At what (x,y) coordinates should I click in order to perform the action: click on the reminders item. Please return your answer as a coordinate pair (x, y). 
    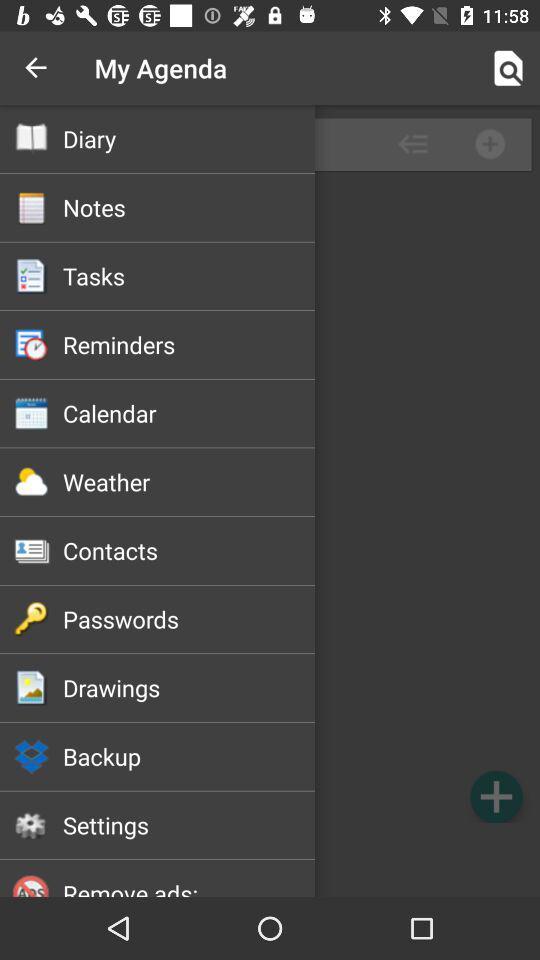
    Looking at the image, I should click on (189, 344).